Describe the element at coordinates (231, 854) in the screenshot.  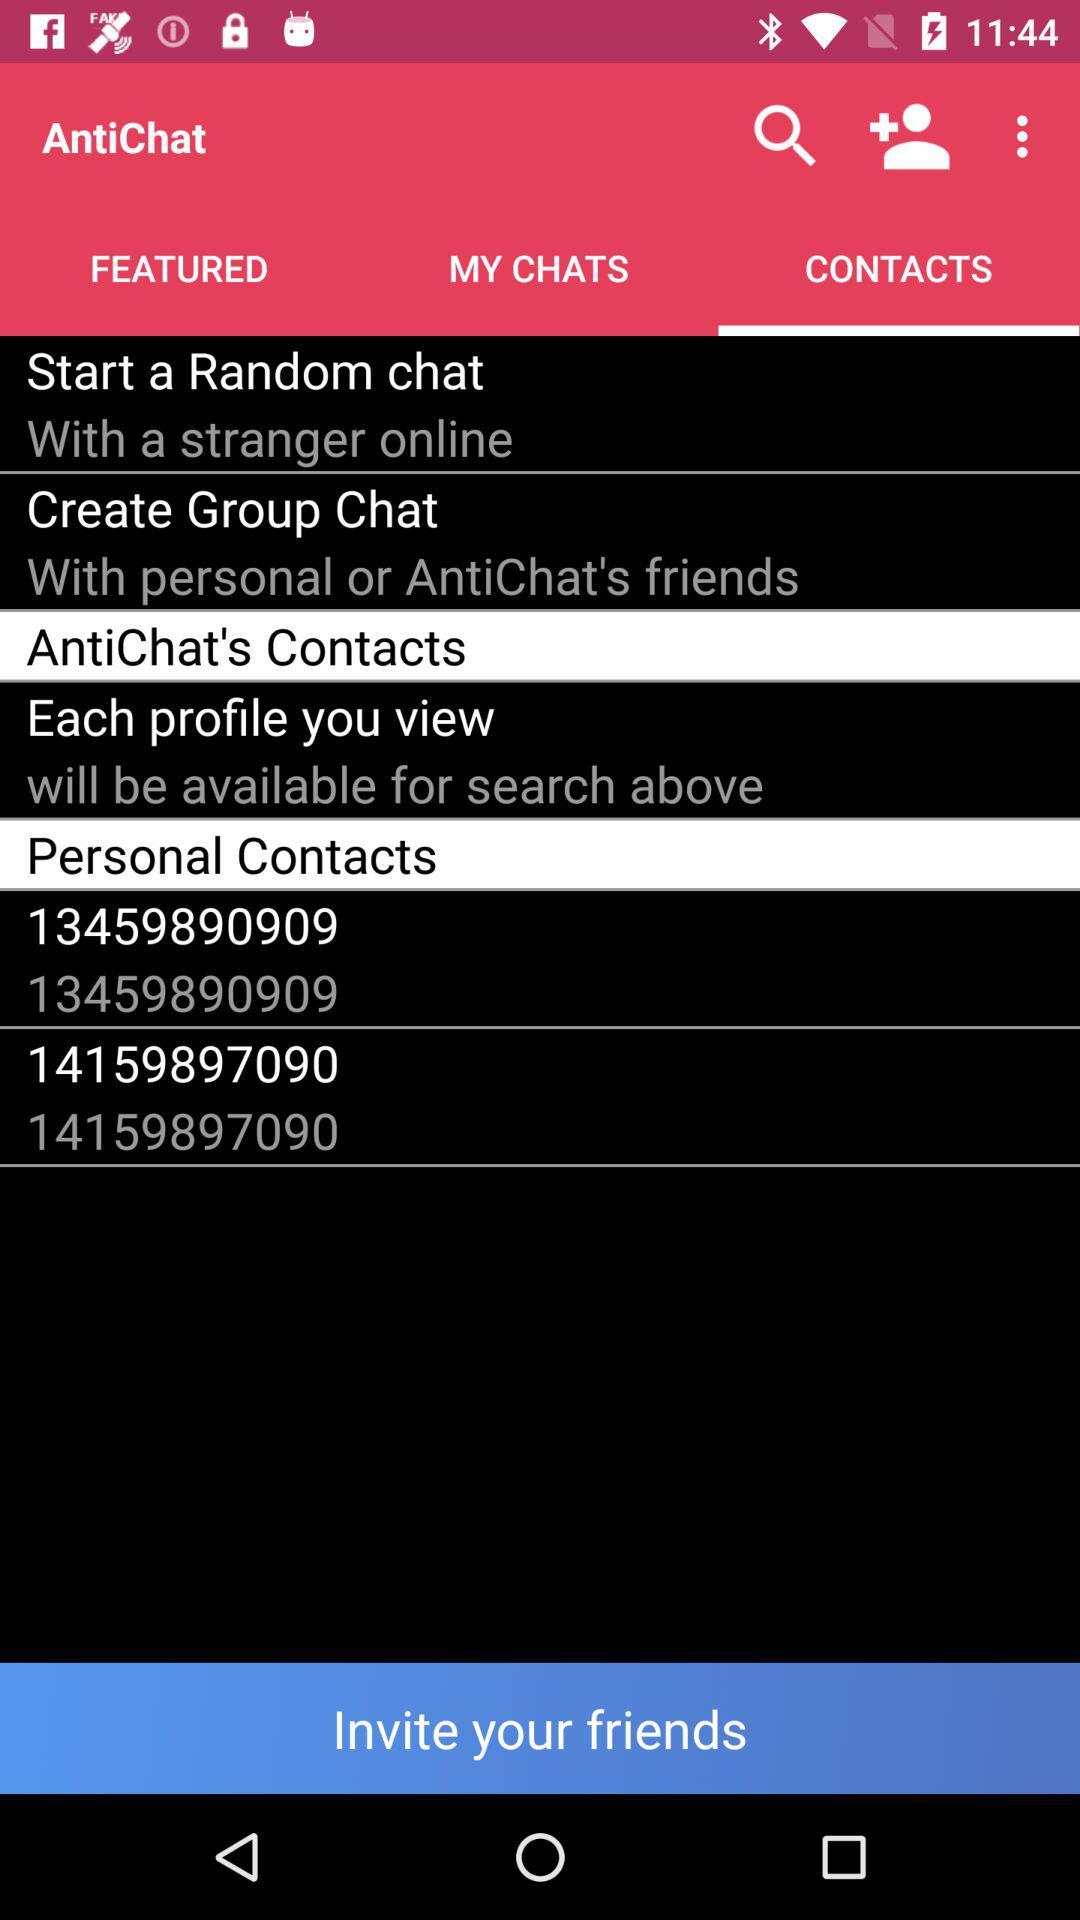
I see `icon below will be available` at that location.